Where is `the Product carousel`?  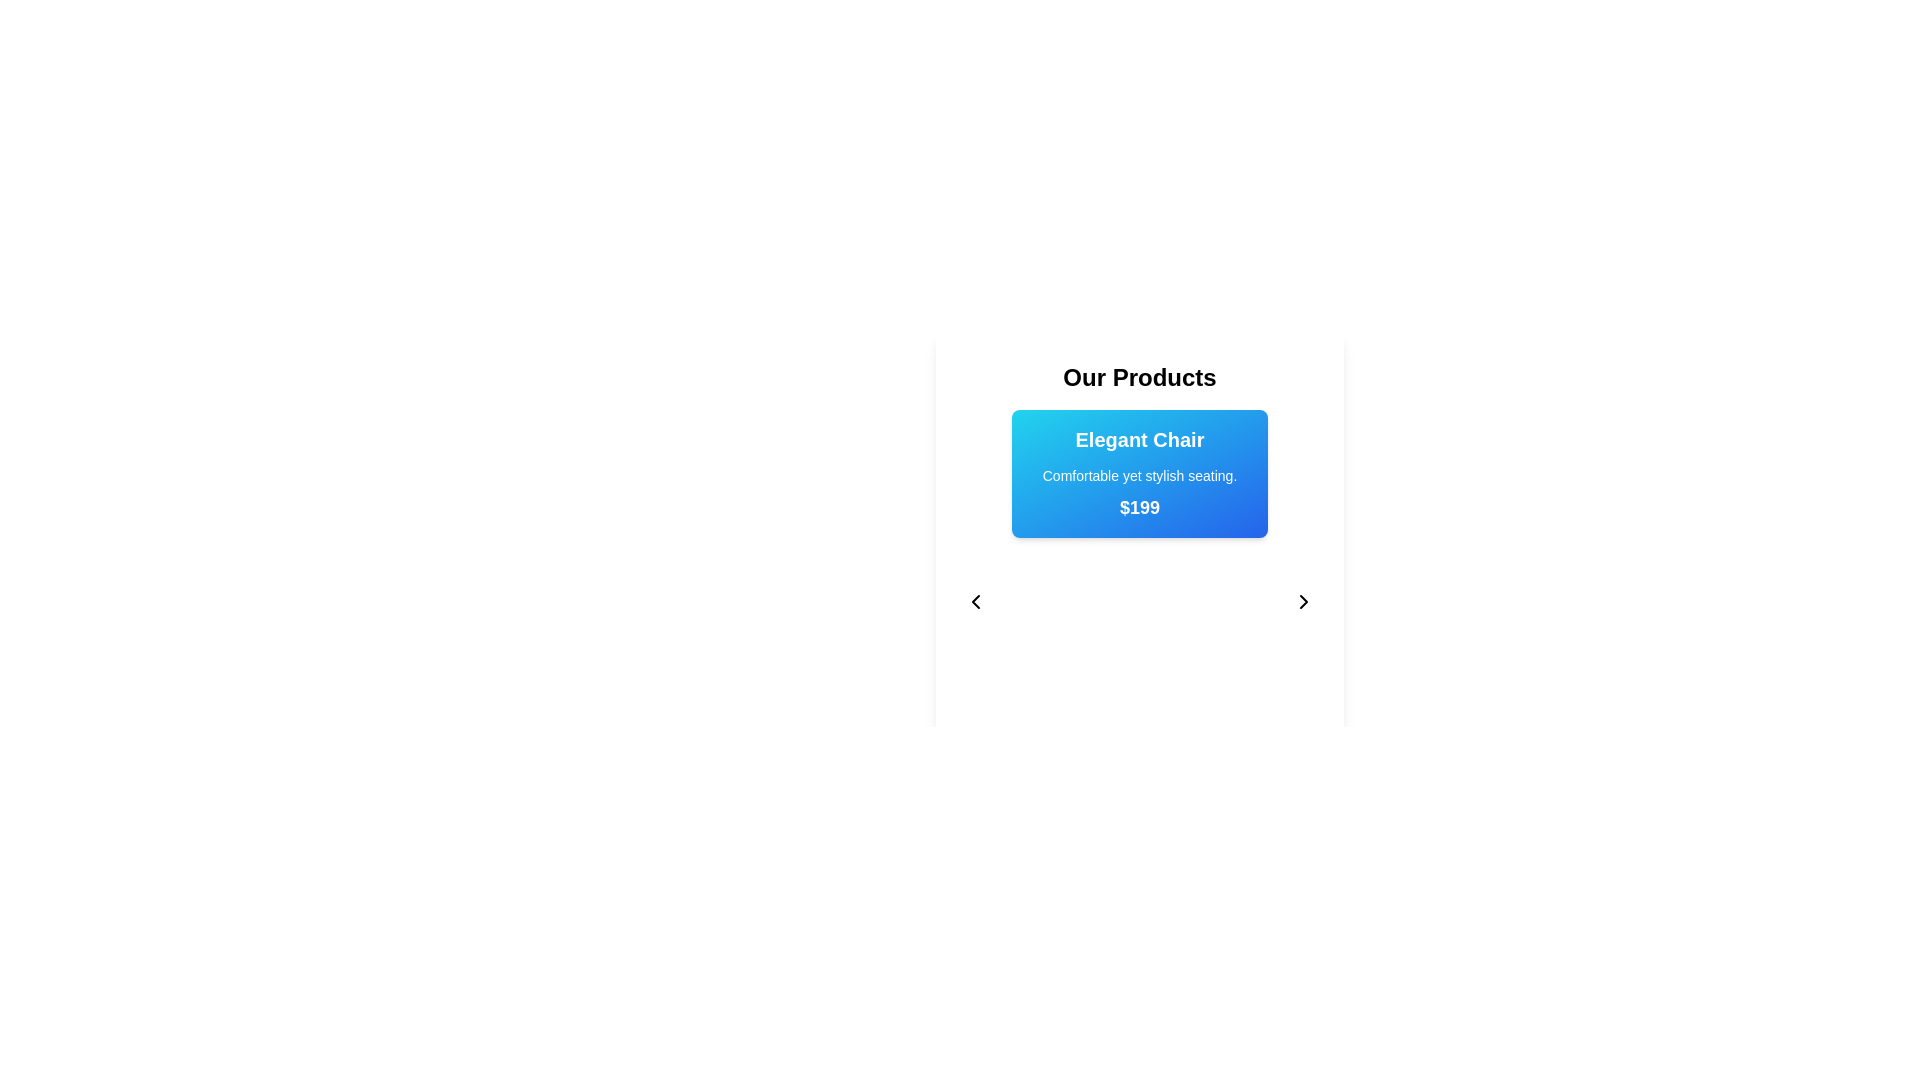 the Product carousel is located at coordinates (1140, 578).